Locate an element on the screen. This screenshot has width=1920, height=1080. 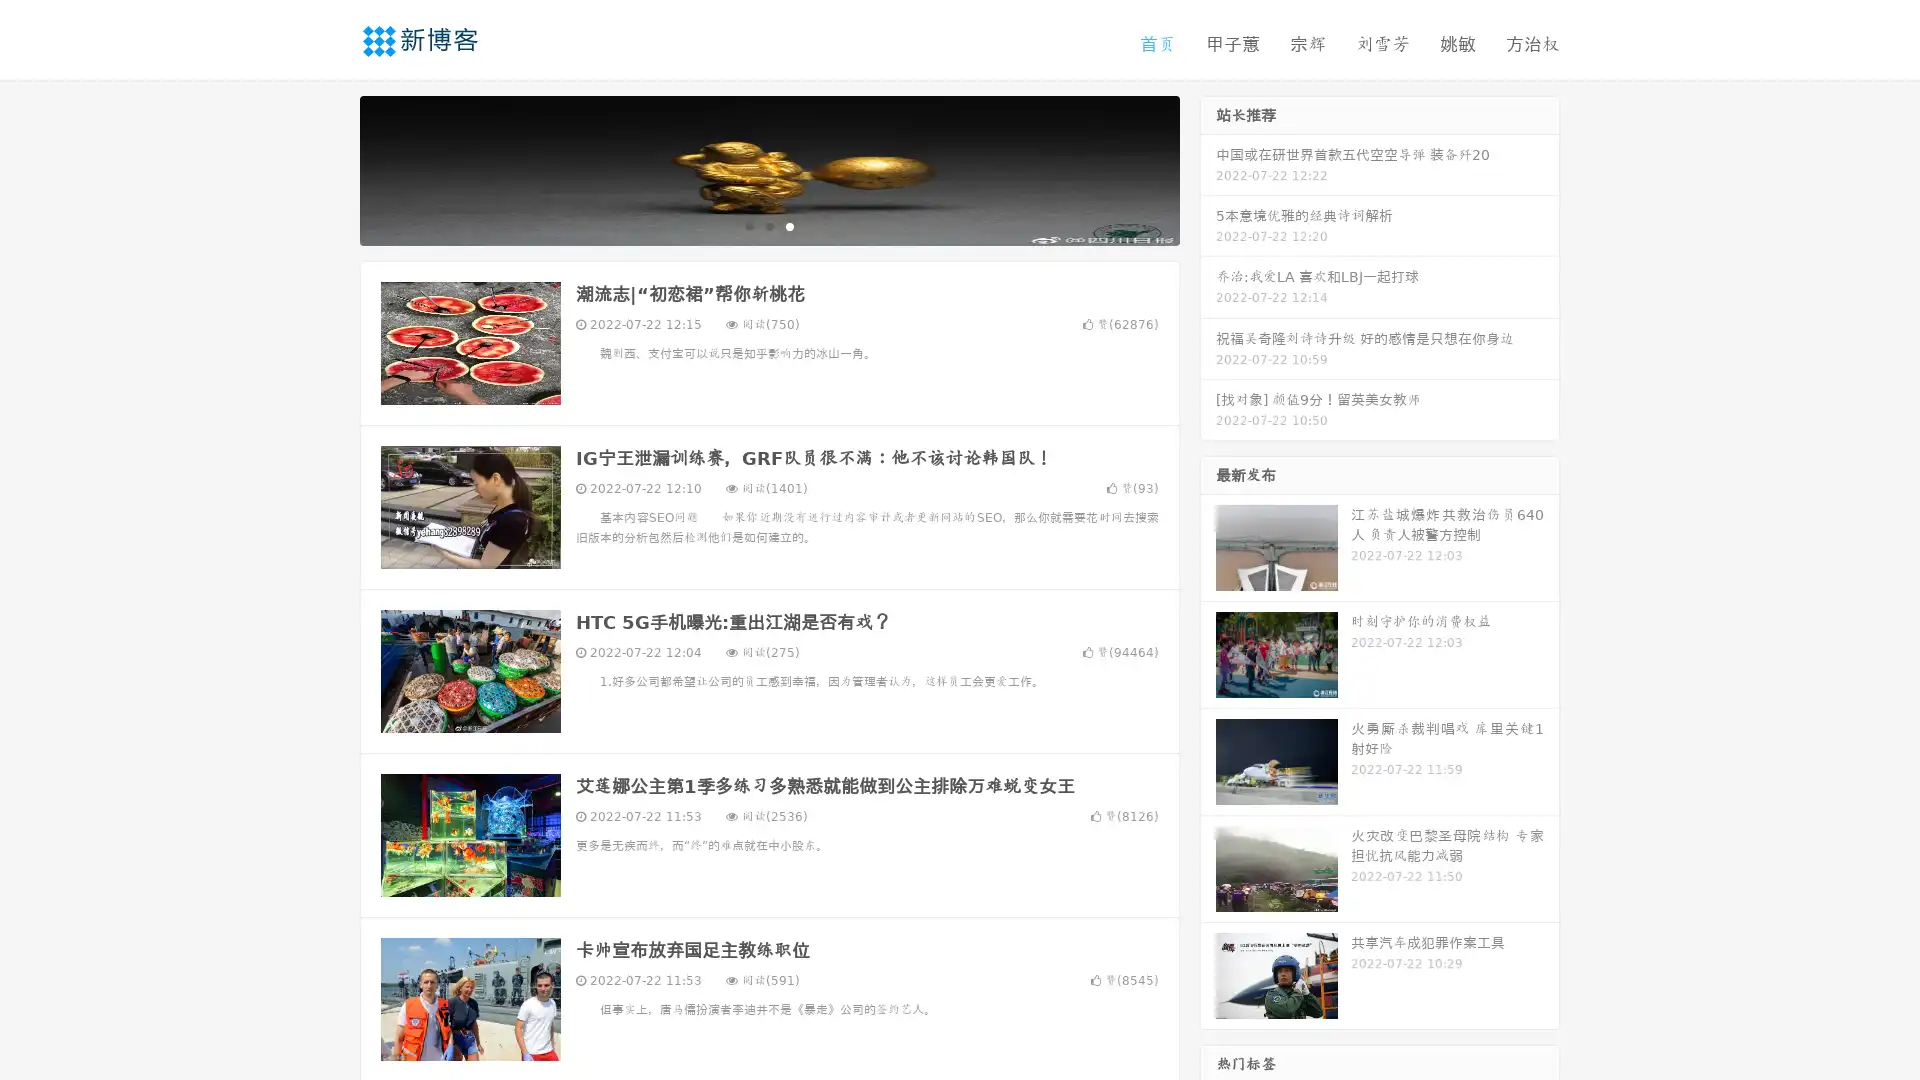
Go to slide 1 is located at coordinates (748, 225).